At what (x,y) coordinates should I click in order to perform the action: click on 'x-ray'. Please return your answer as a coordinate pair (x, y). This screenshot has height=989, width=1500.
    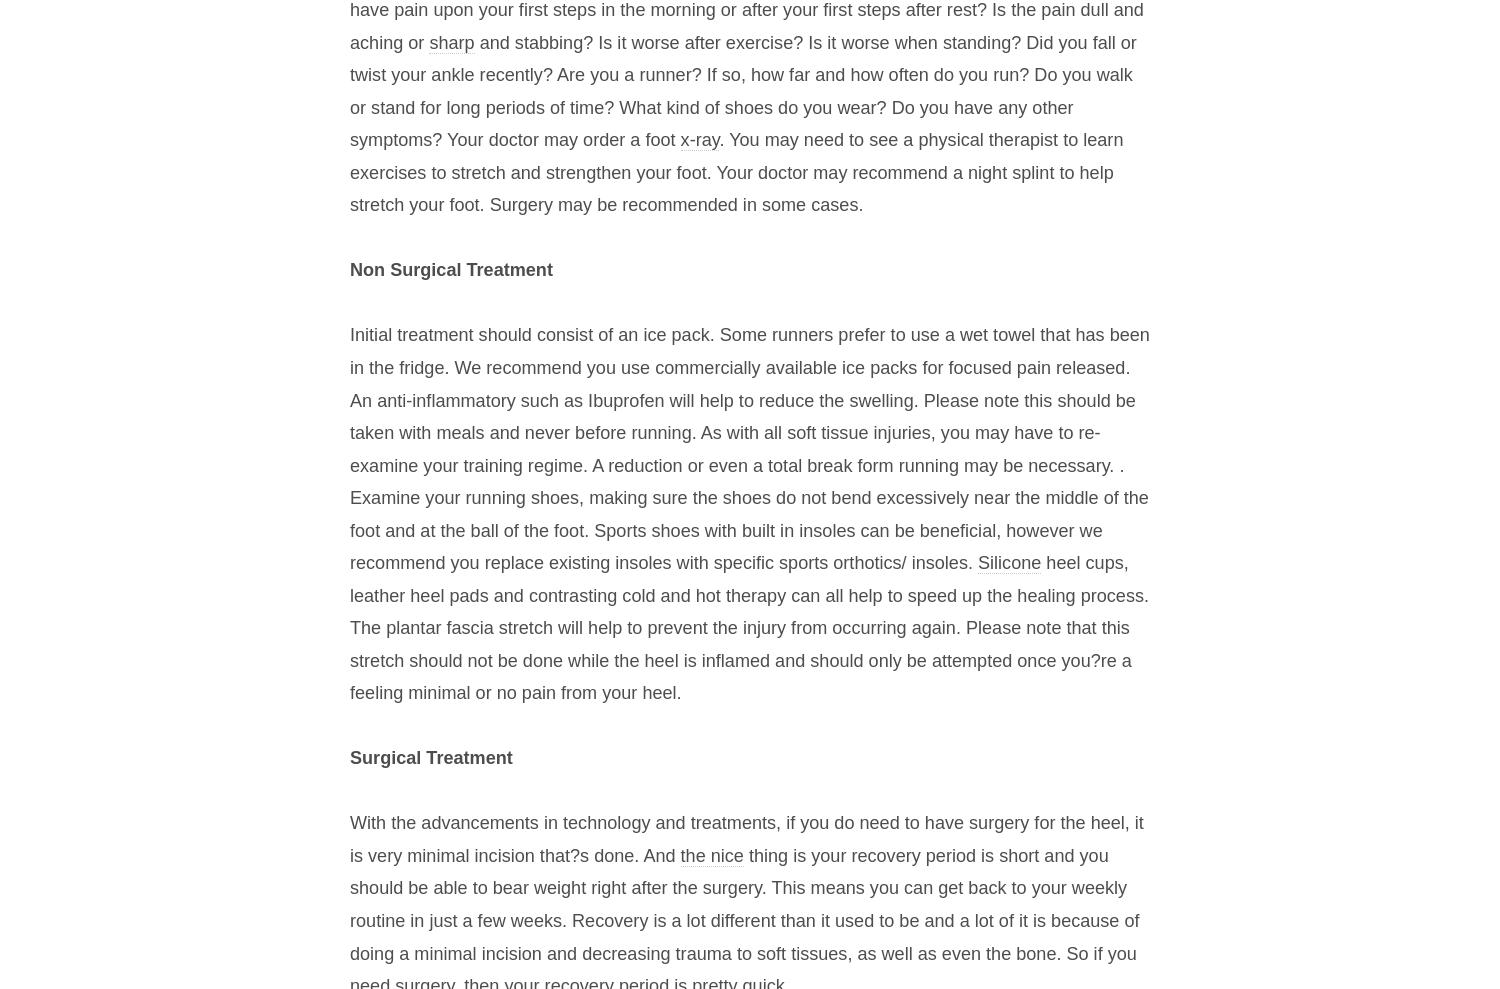
    Looking at the image, I should click on (698, 139).